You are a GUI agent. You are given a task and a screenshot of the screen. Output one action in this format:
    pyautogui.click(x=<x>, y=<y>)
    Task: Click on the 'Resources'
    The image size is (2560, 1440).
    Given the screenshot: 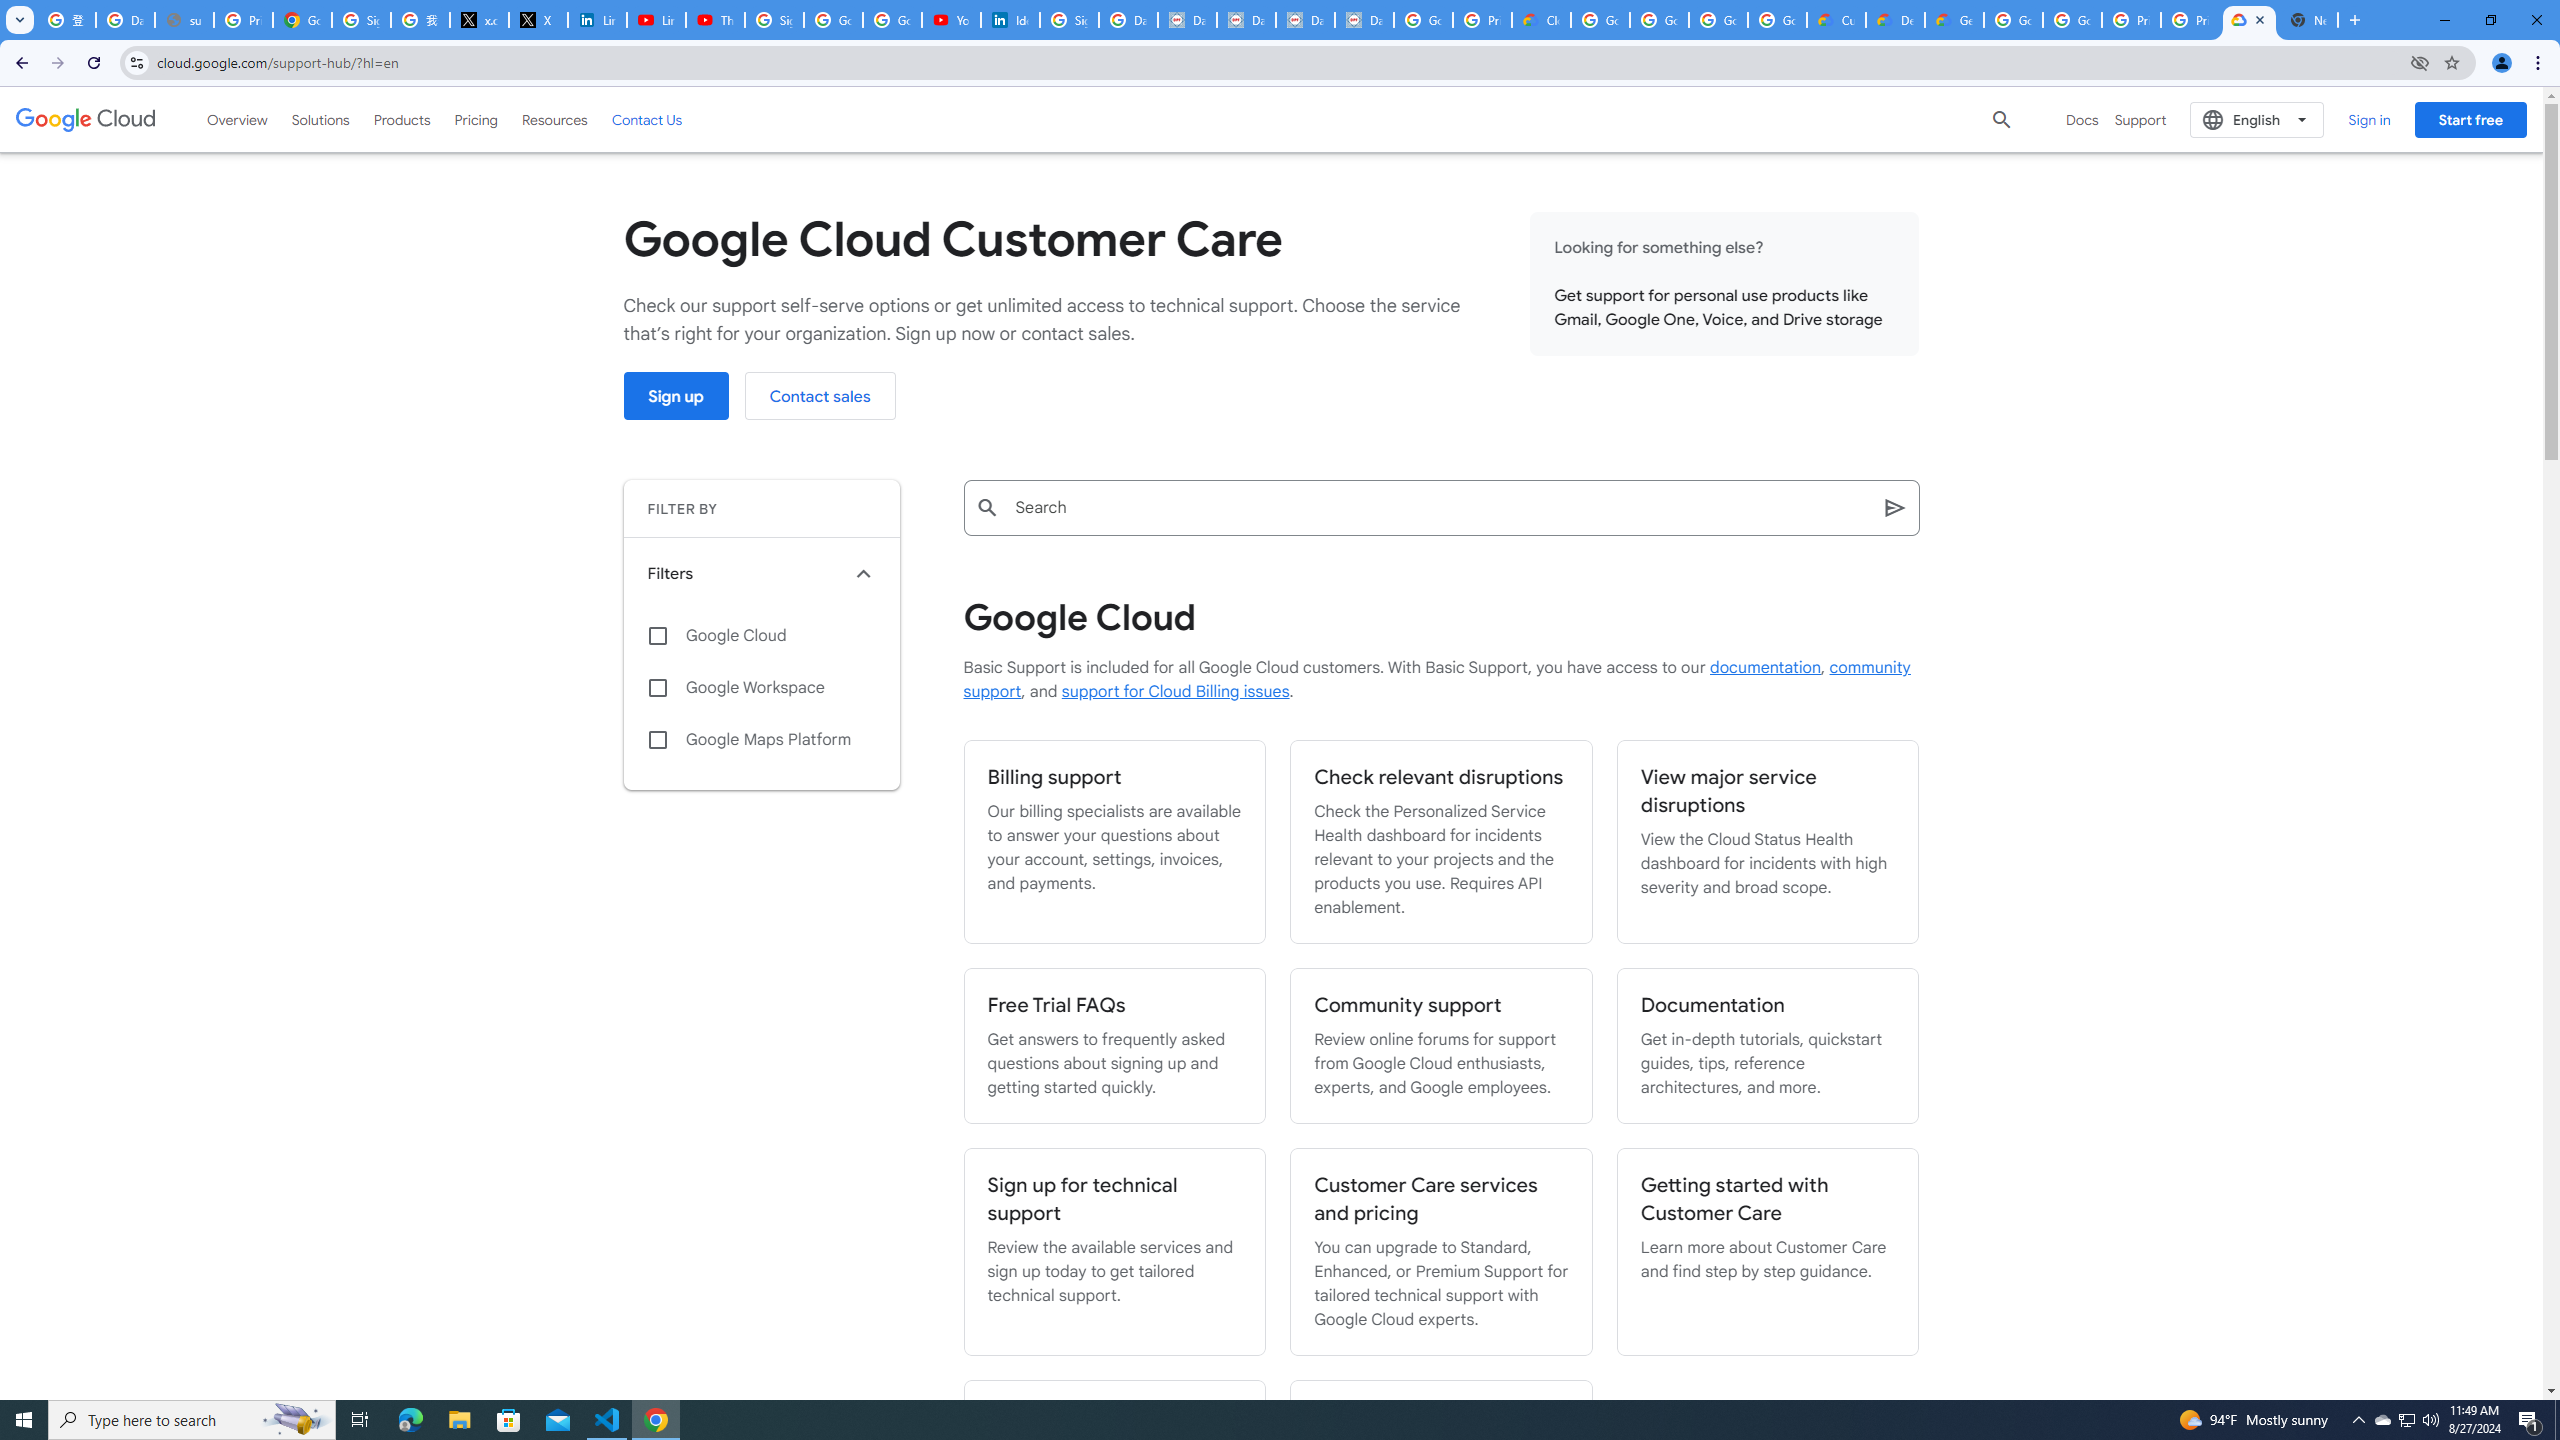 What is the action you would take?
    pyautogui.click(x=554, y=118)
    